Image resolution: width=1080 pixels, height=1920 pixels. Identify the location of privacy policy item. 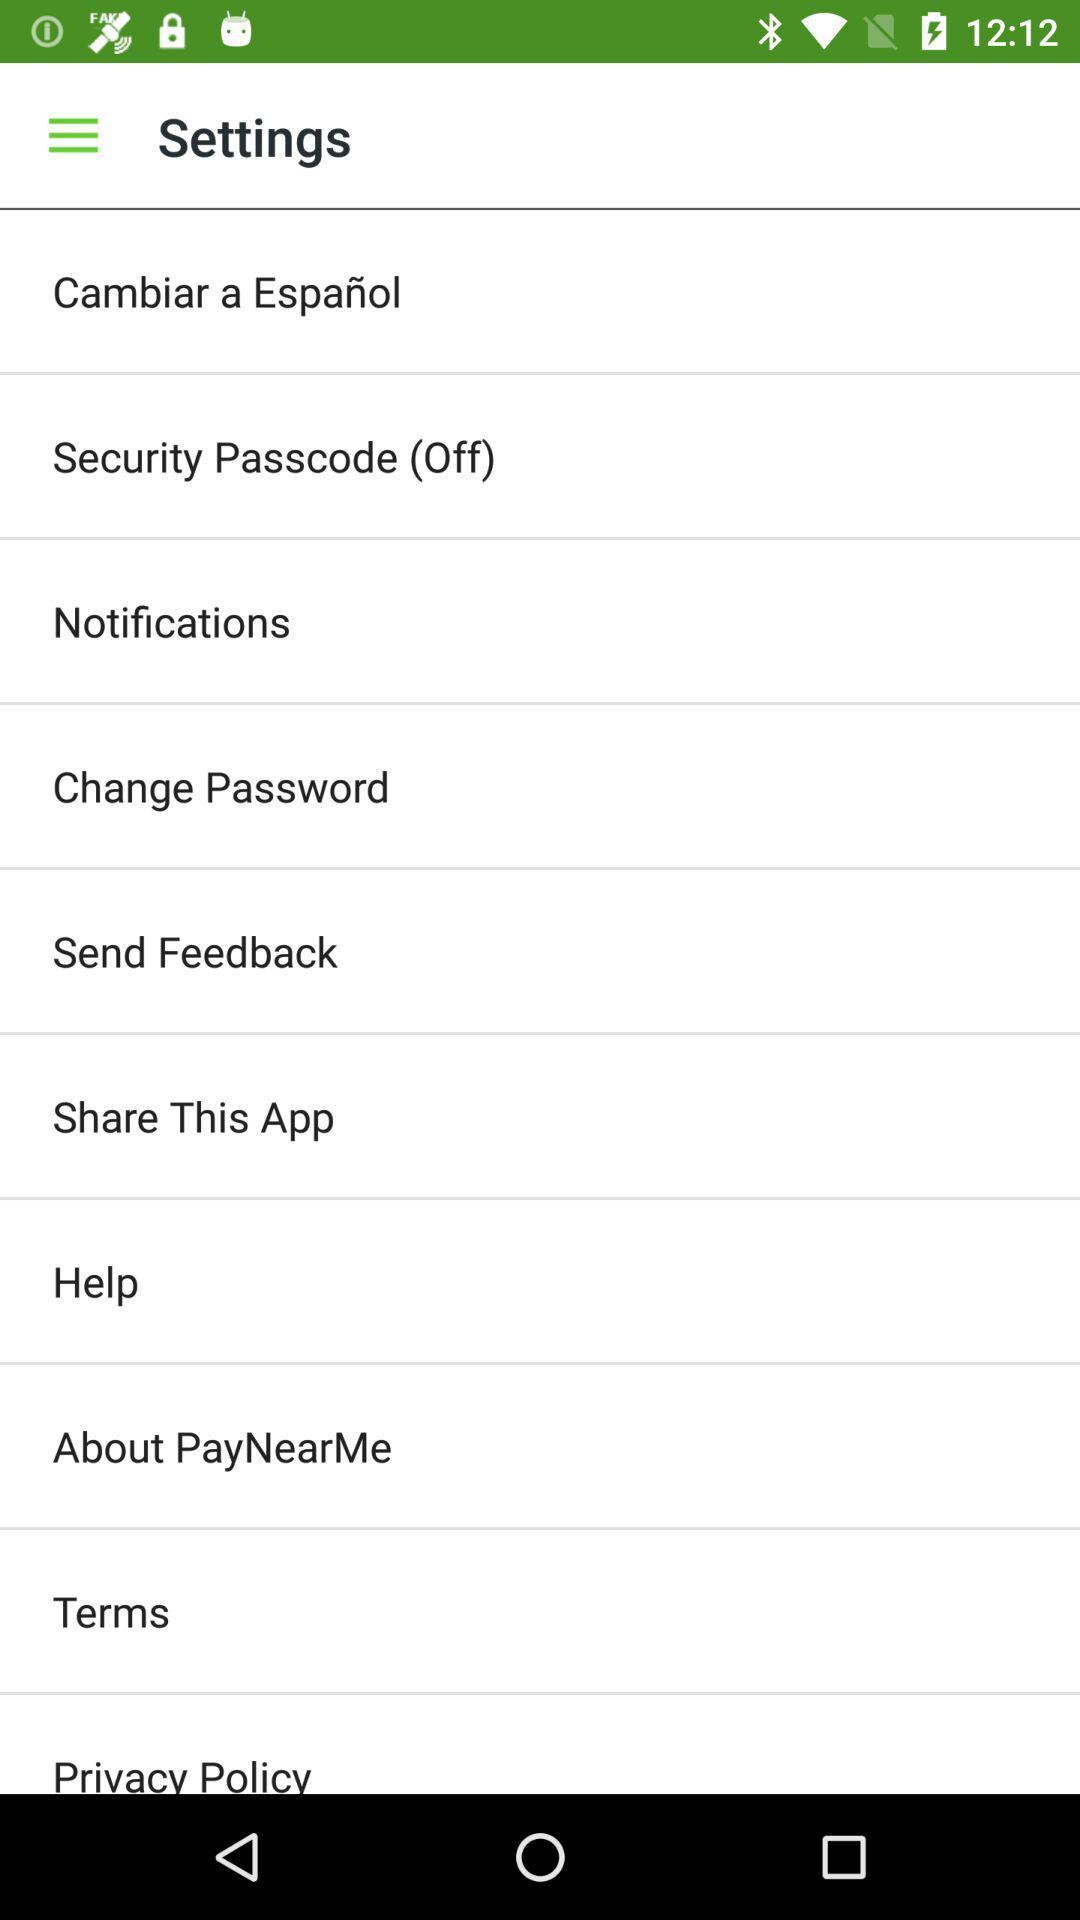
(540, 1743).